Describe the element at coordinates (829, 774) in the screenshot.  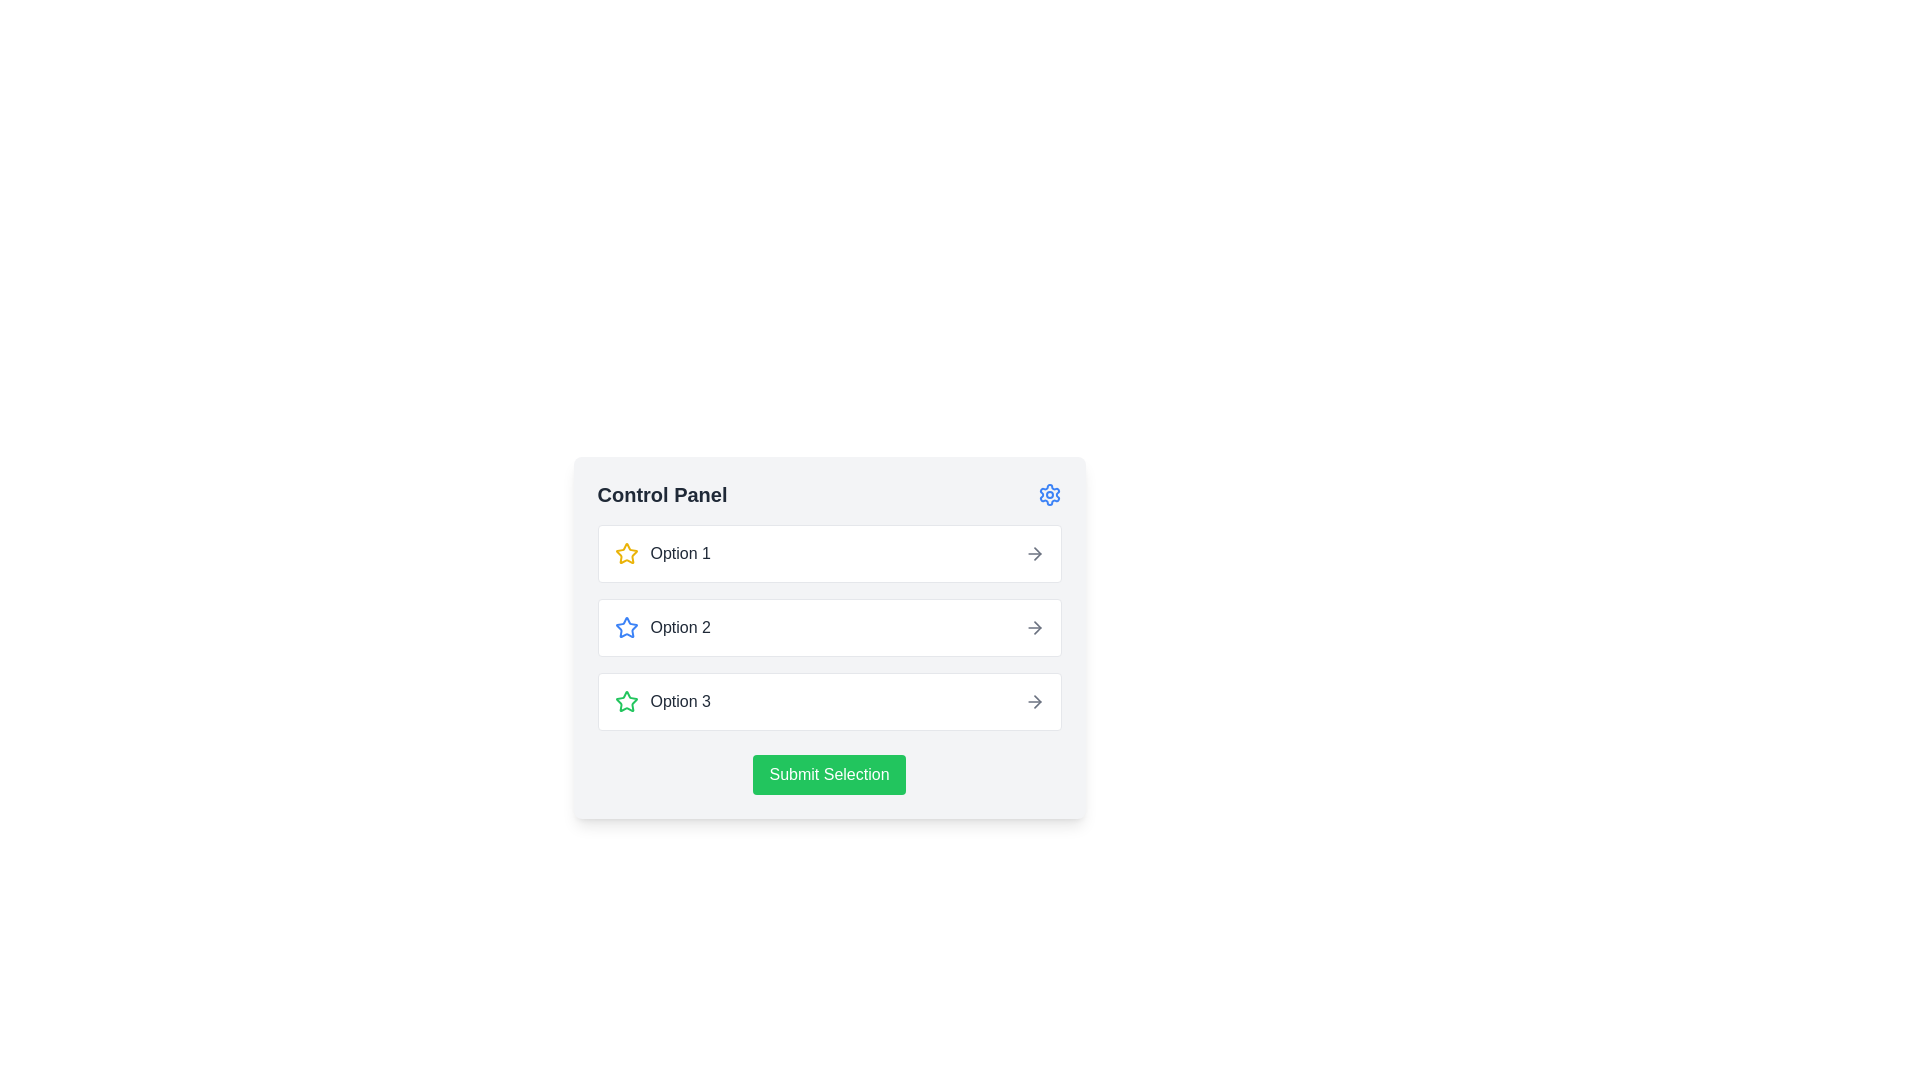
I see `the submit button located at the bottom center of the Control Panel interface` at that location.